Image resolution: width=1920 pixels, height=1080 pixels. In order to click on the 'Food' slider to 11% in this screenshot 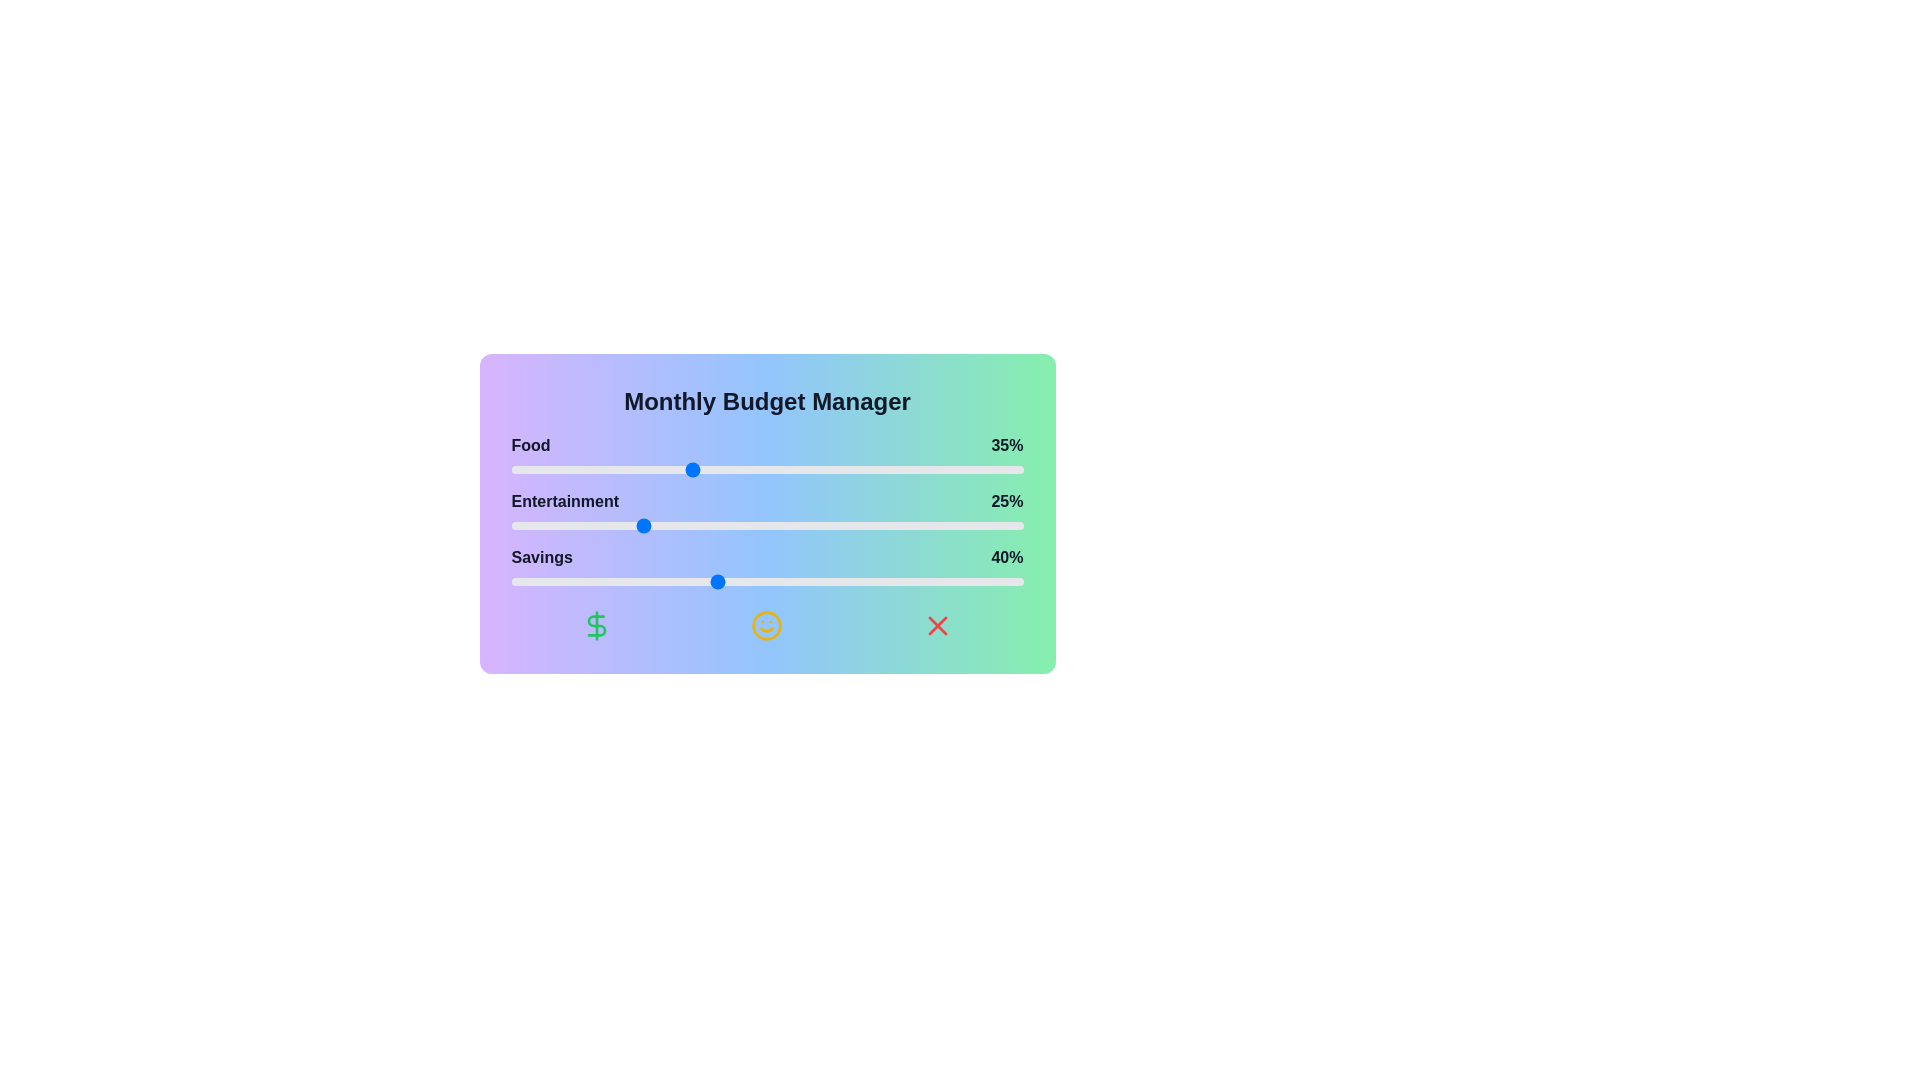, I will do `click(566, 470)`.